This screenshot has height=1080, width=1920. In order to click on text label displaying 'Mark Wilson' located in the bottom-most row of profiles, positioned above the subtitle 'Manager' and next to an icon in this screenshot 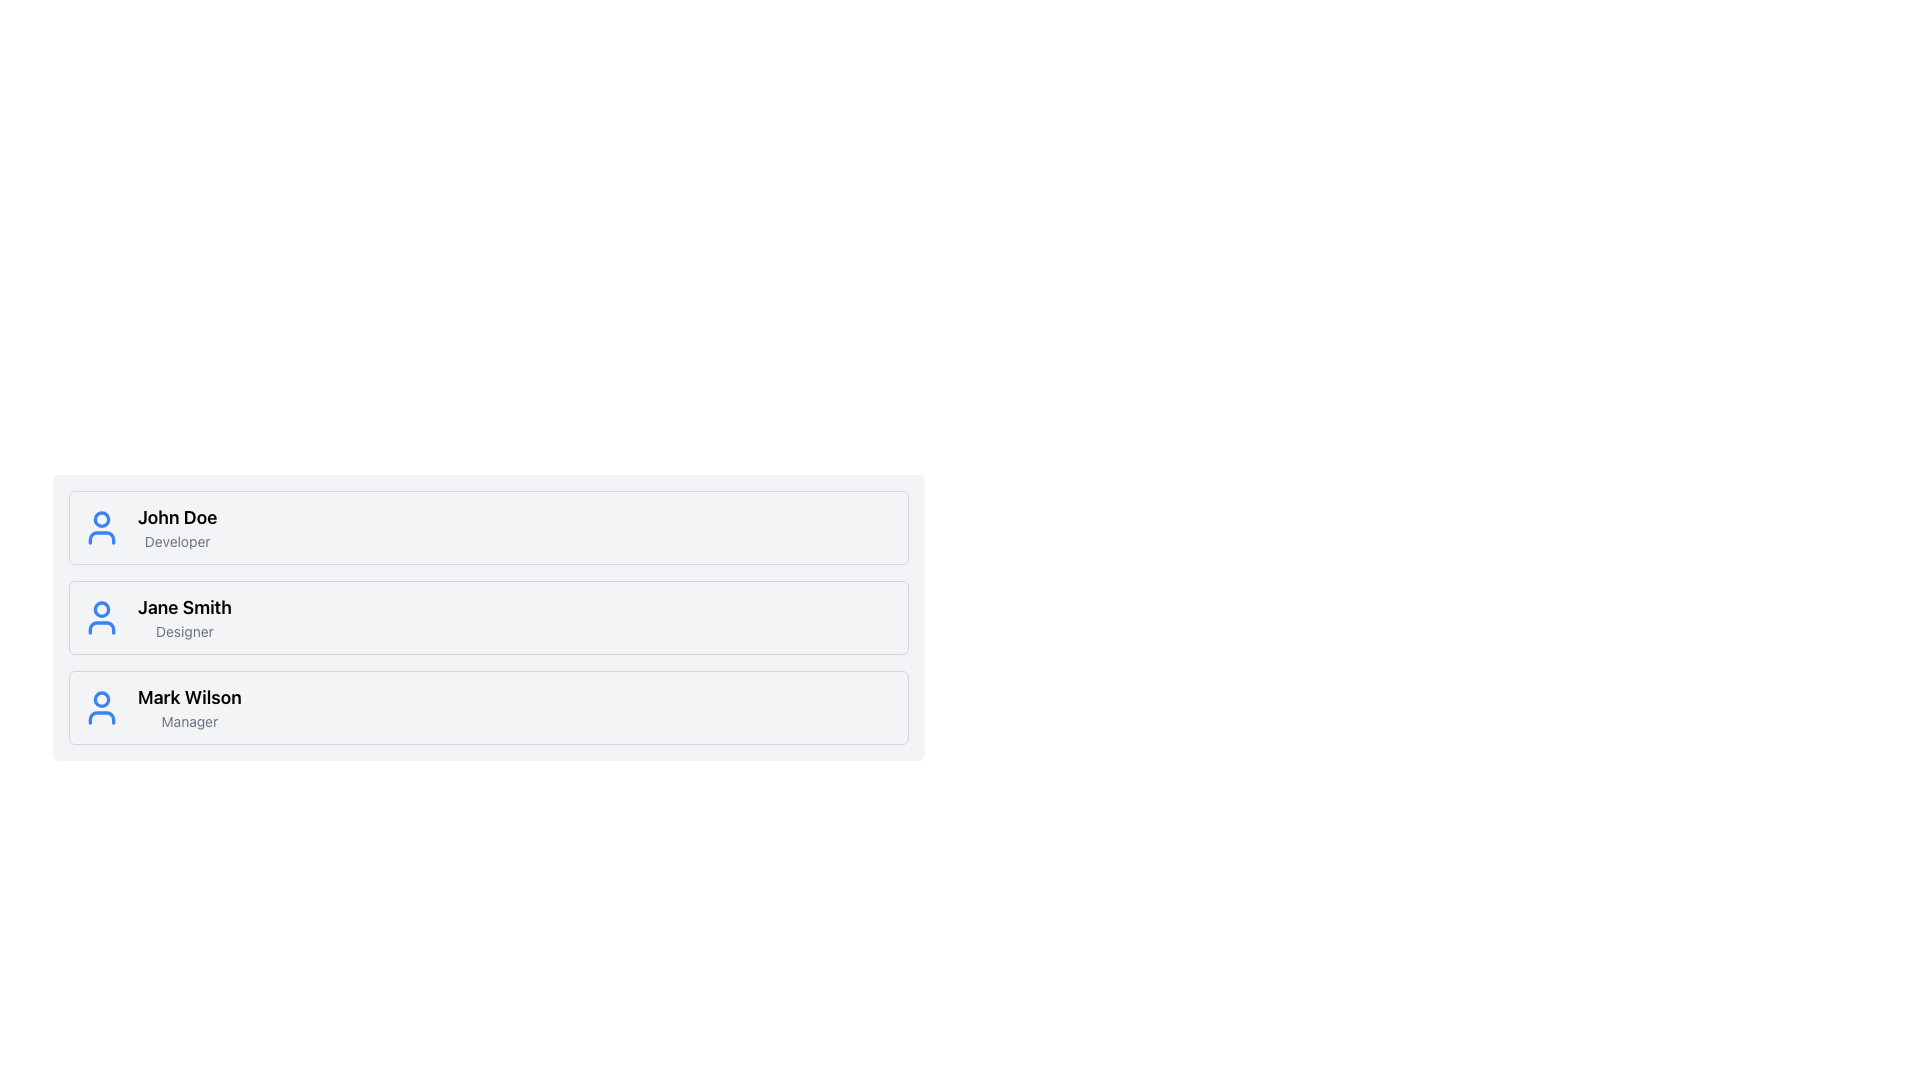, I will do `click(189, 697)`.